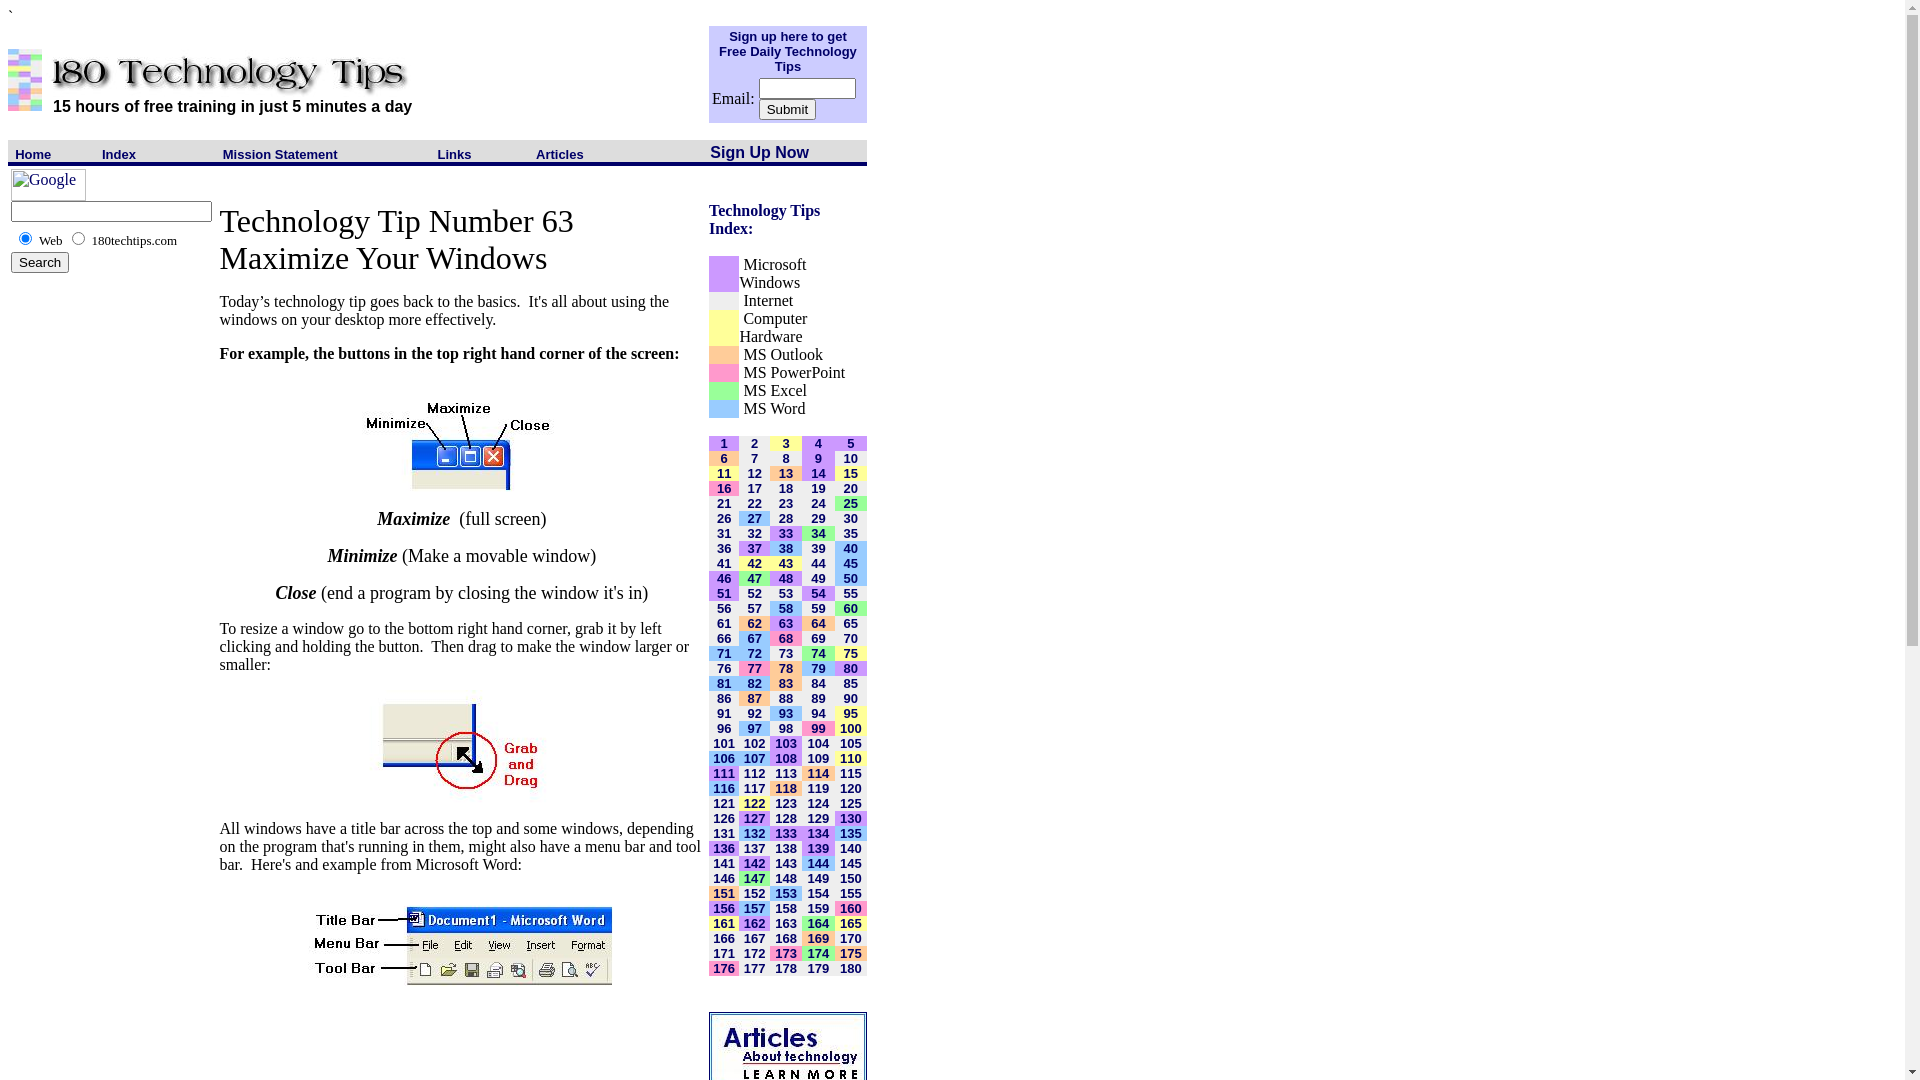 The height and width of the screenshot is (1080, 1920). I want to click on '29', so click(817, 517).